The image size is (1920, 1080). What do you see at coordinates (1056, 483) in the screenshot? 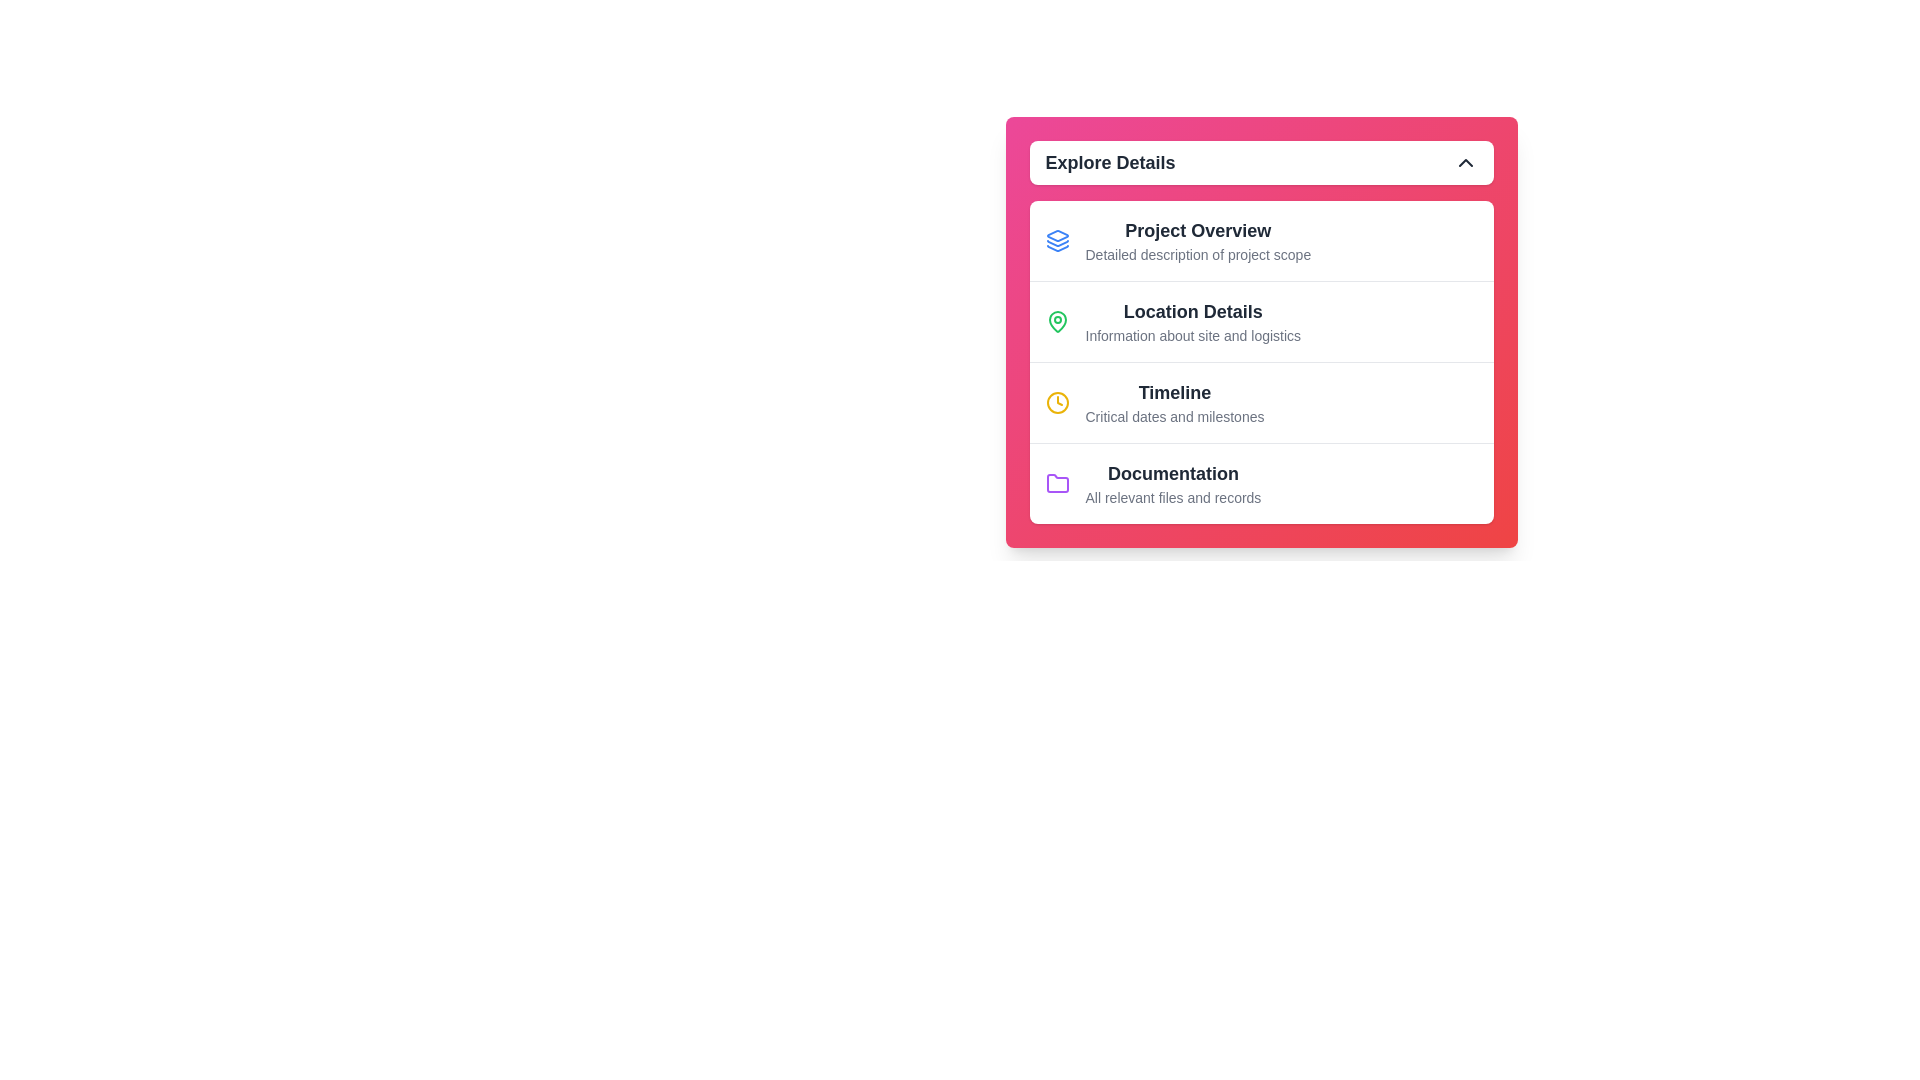
I see `the purple folder-shaped icon located next to the 'Documentation' text in the Documentation section` at bounding box center [1056, 483].